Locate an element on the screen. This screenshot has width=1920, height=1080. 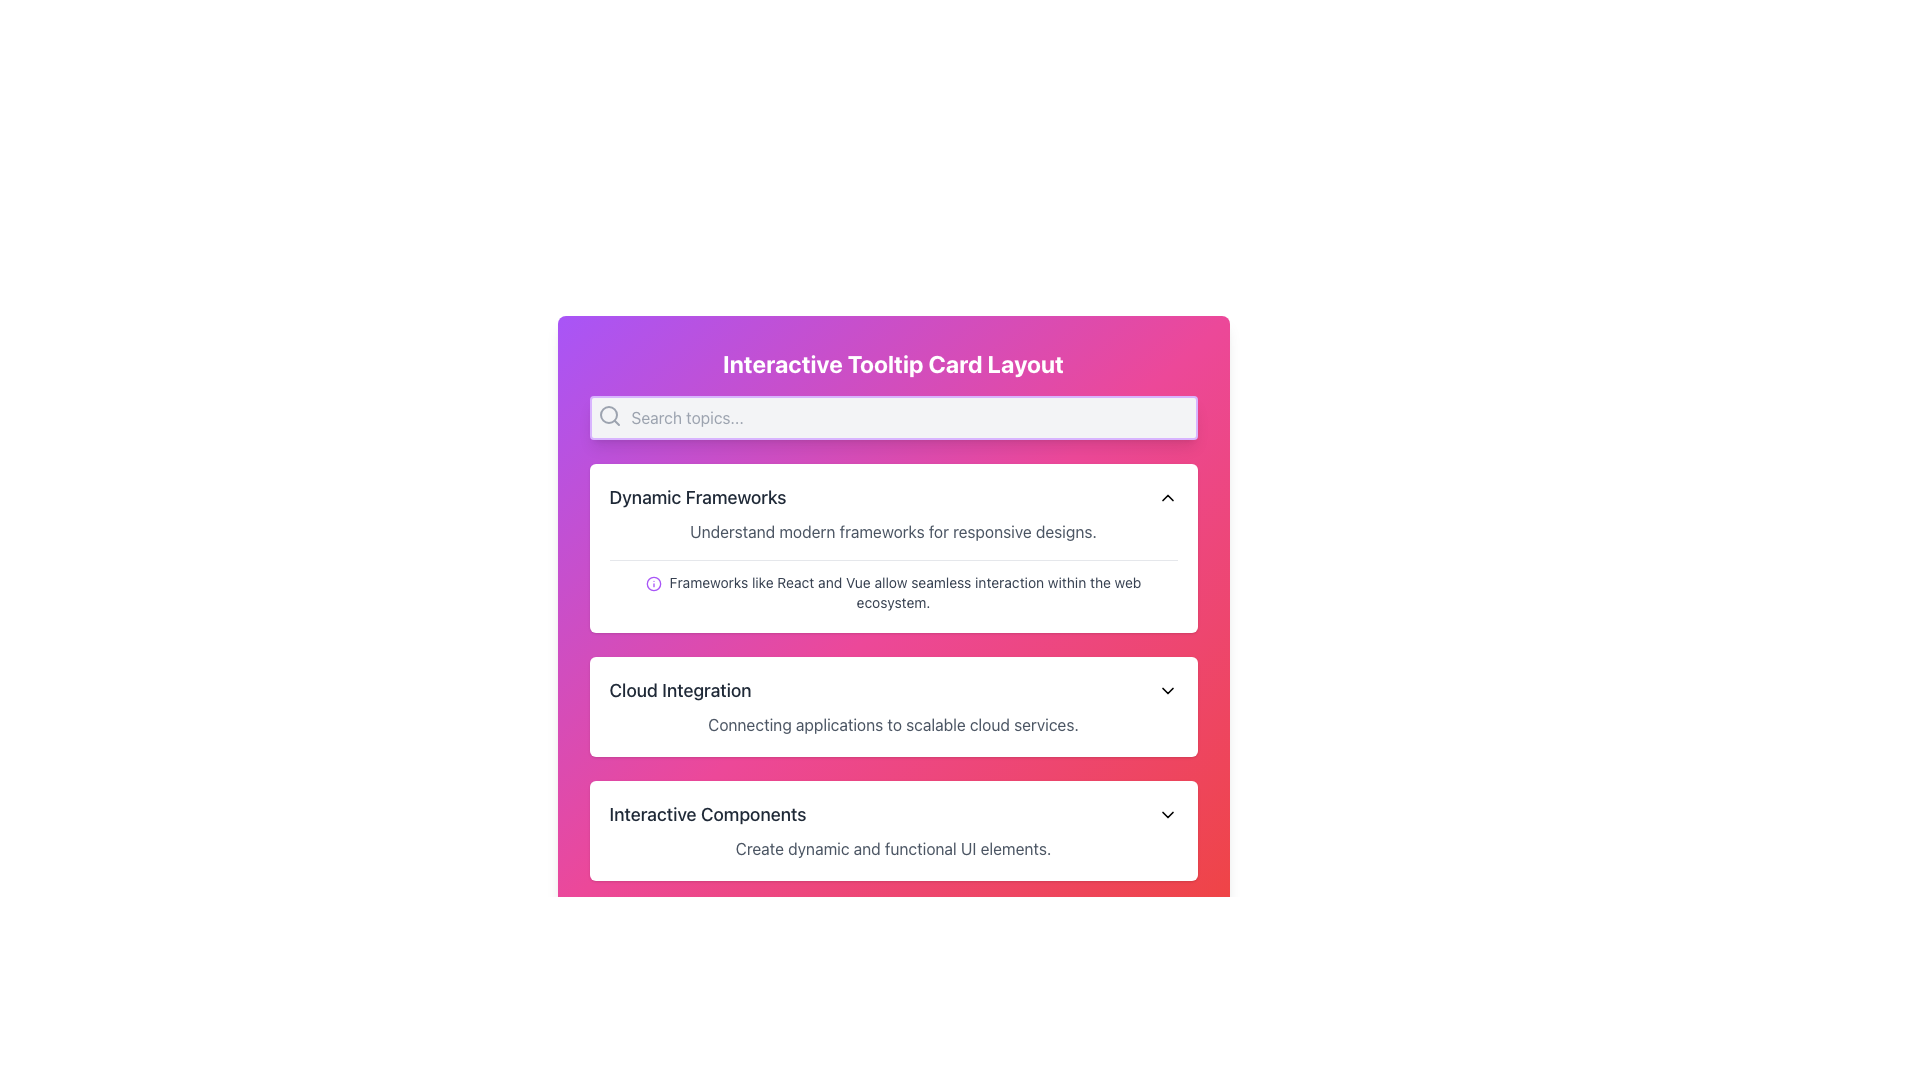
the downward-facing chevron icon adjacent to the 'Interactive Components' text is located at coordinates (1167, 814).